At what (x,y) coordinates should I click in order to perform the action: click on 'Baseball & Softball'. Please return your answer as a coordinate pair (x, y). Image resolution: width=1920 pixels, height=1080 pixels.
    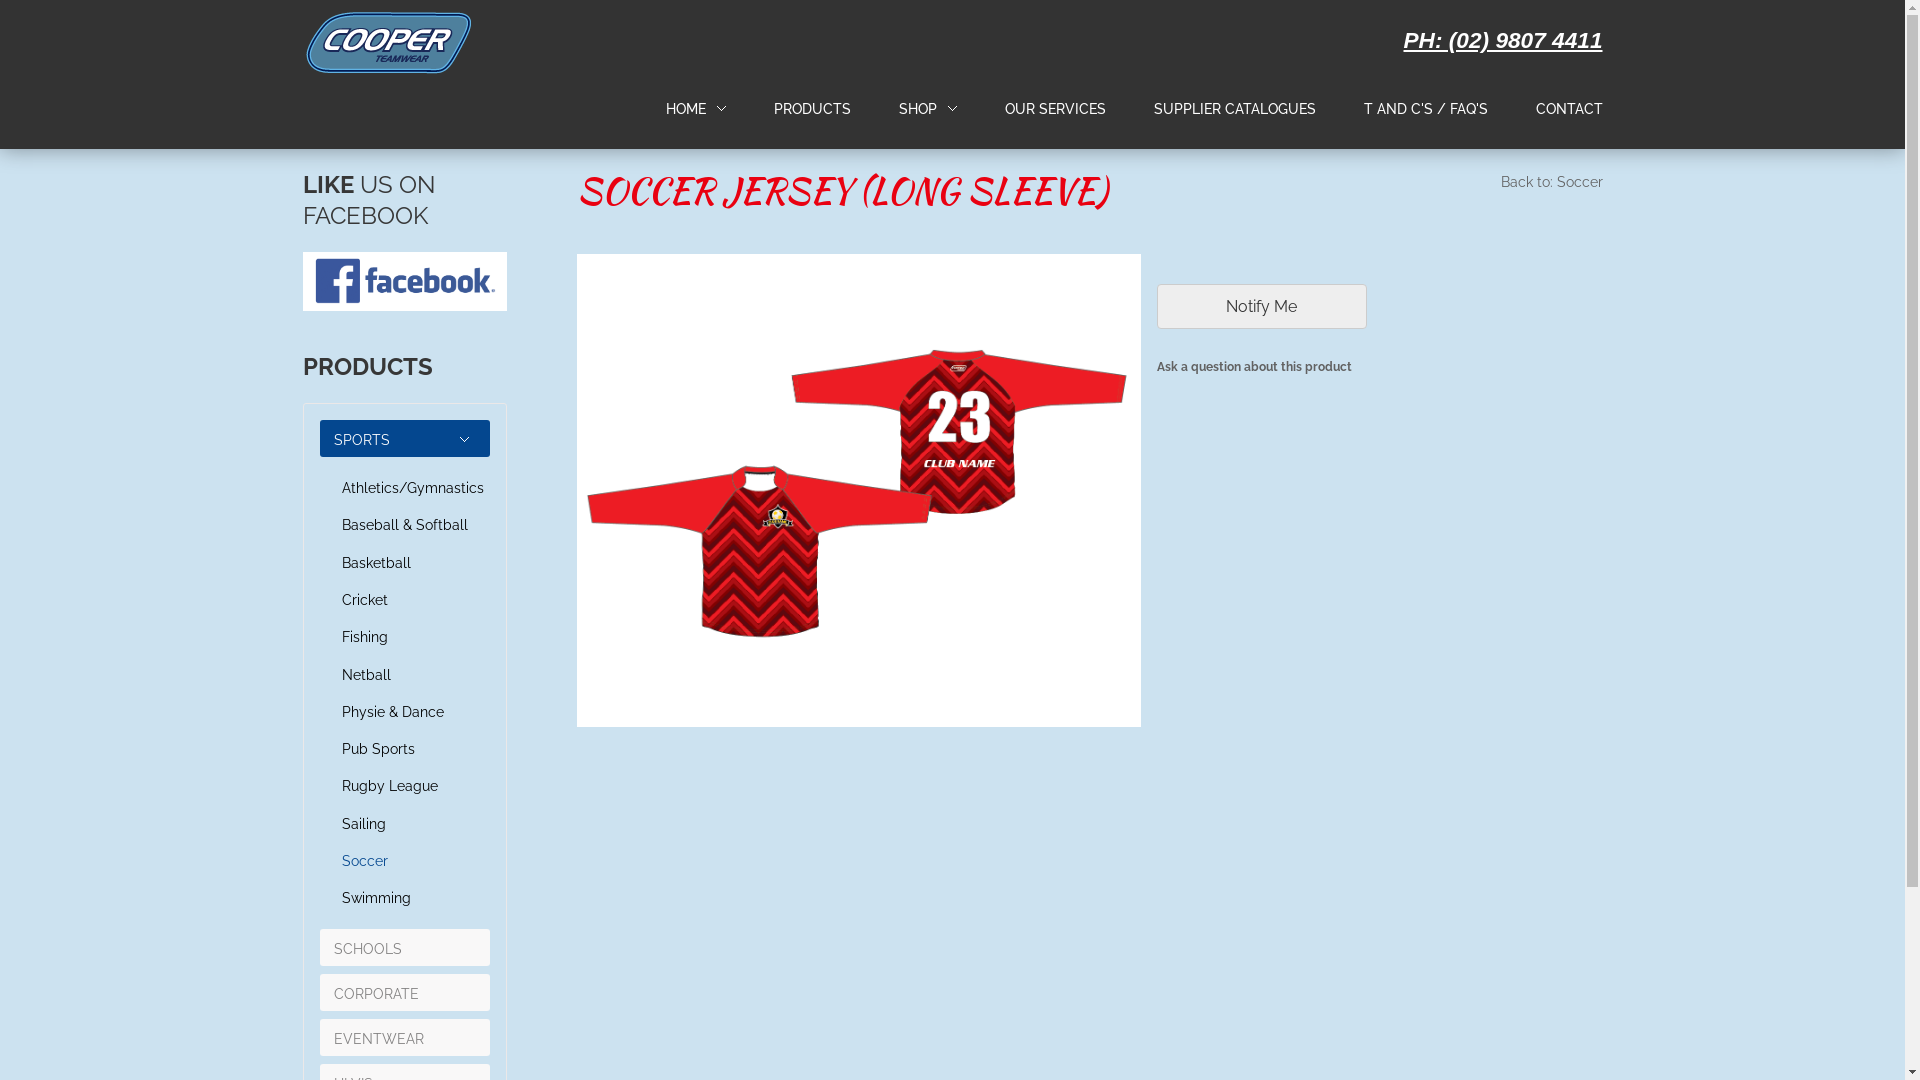
    Looking at the image, I should click on (403, 524).